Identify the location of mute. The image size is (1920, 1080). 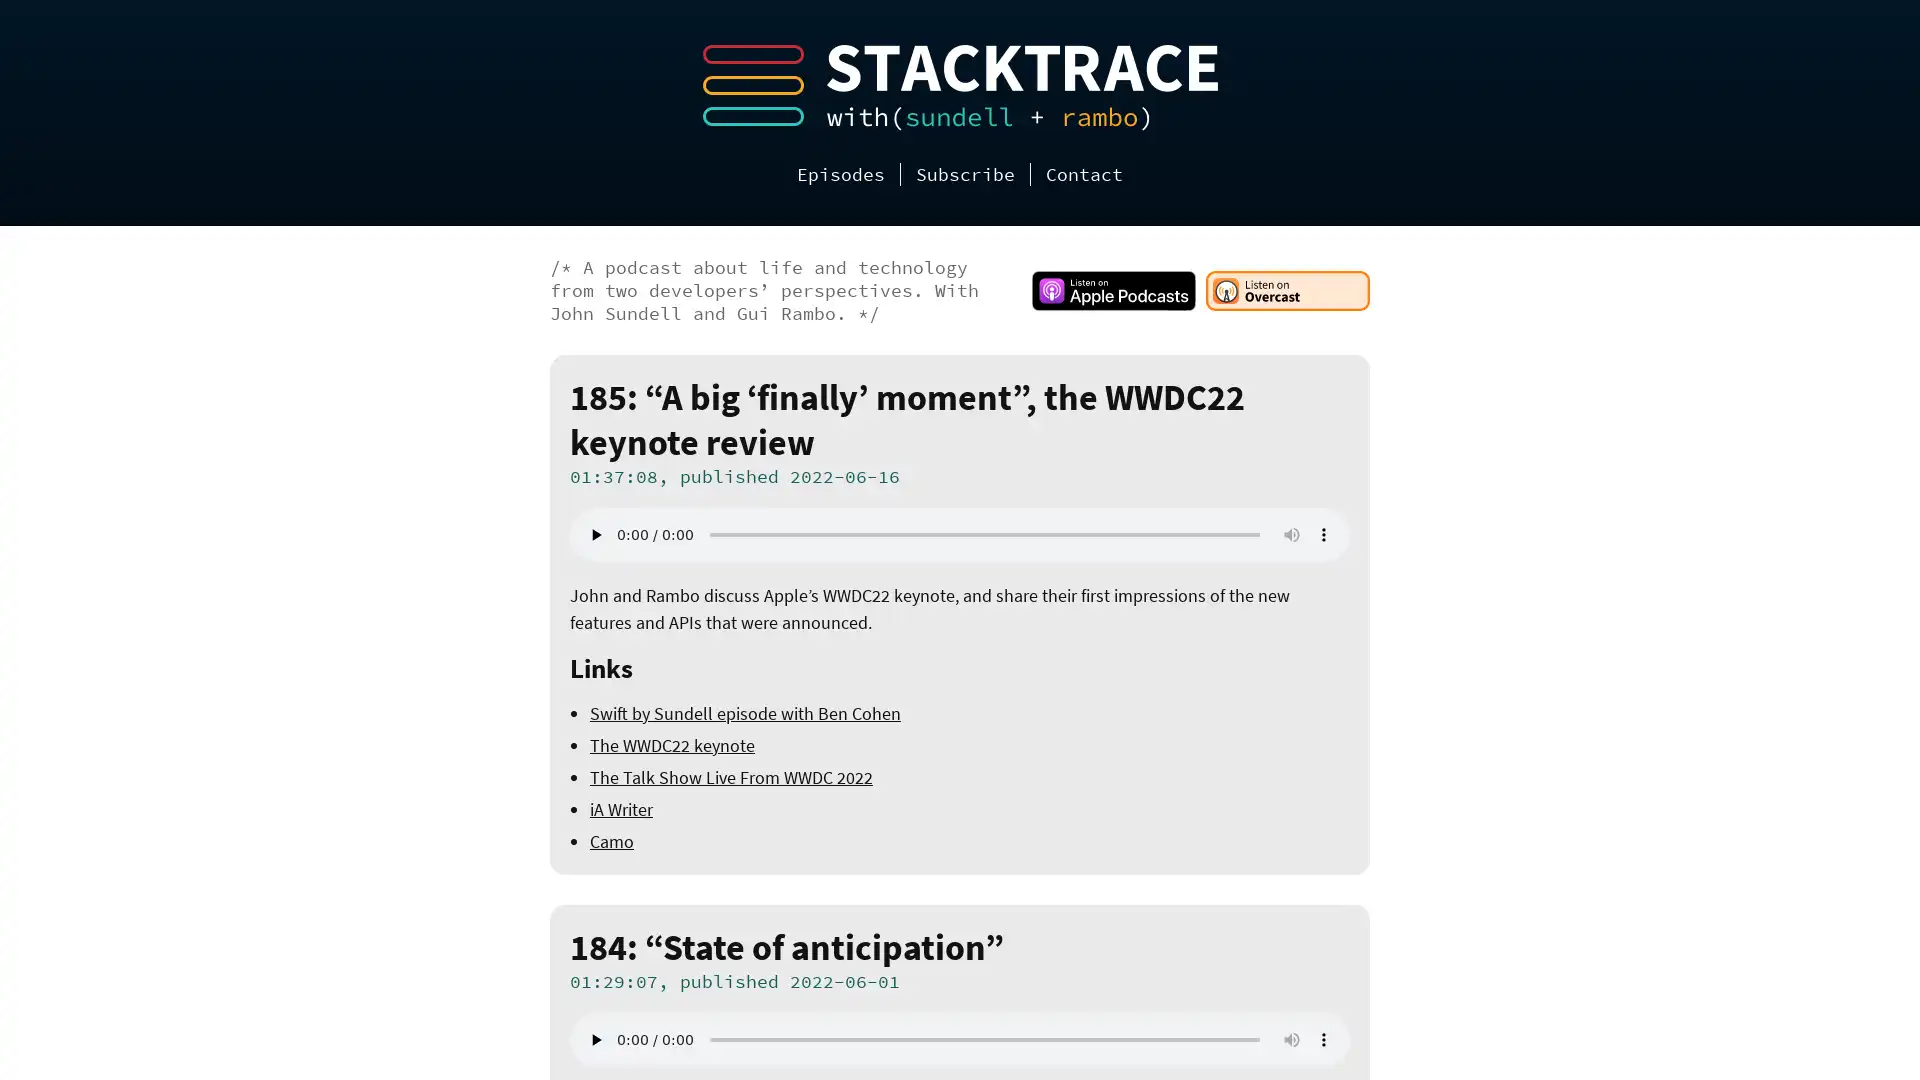
(1291, 1039).